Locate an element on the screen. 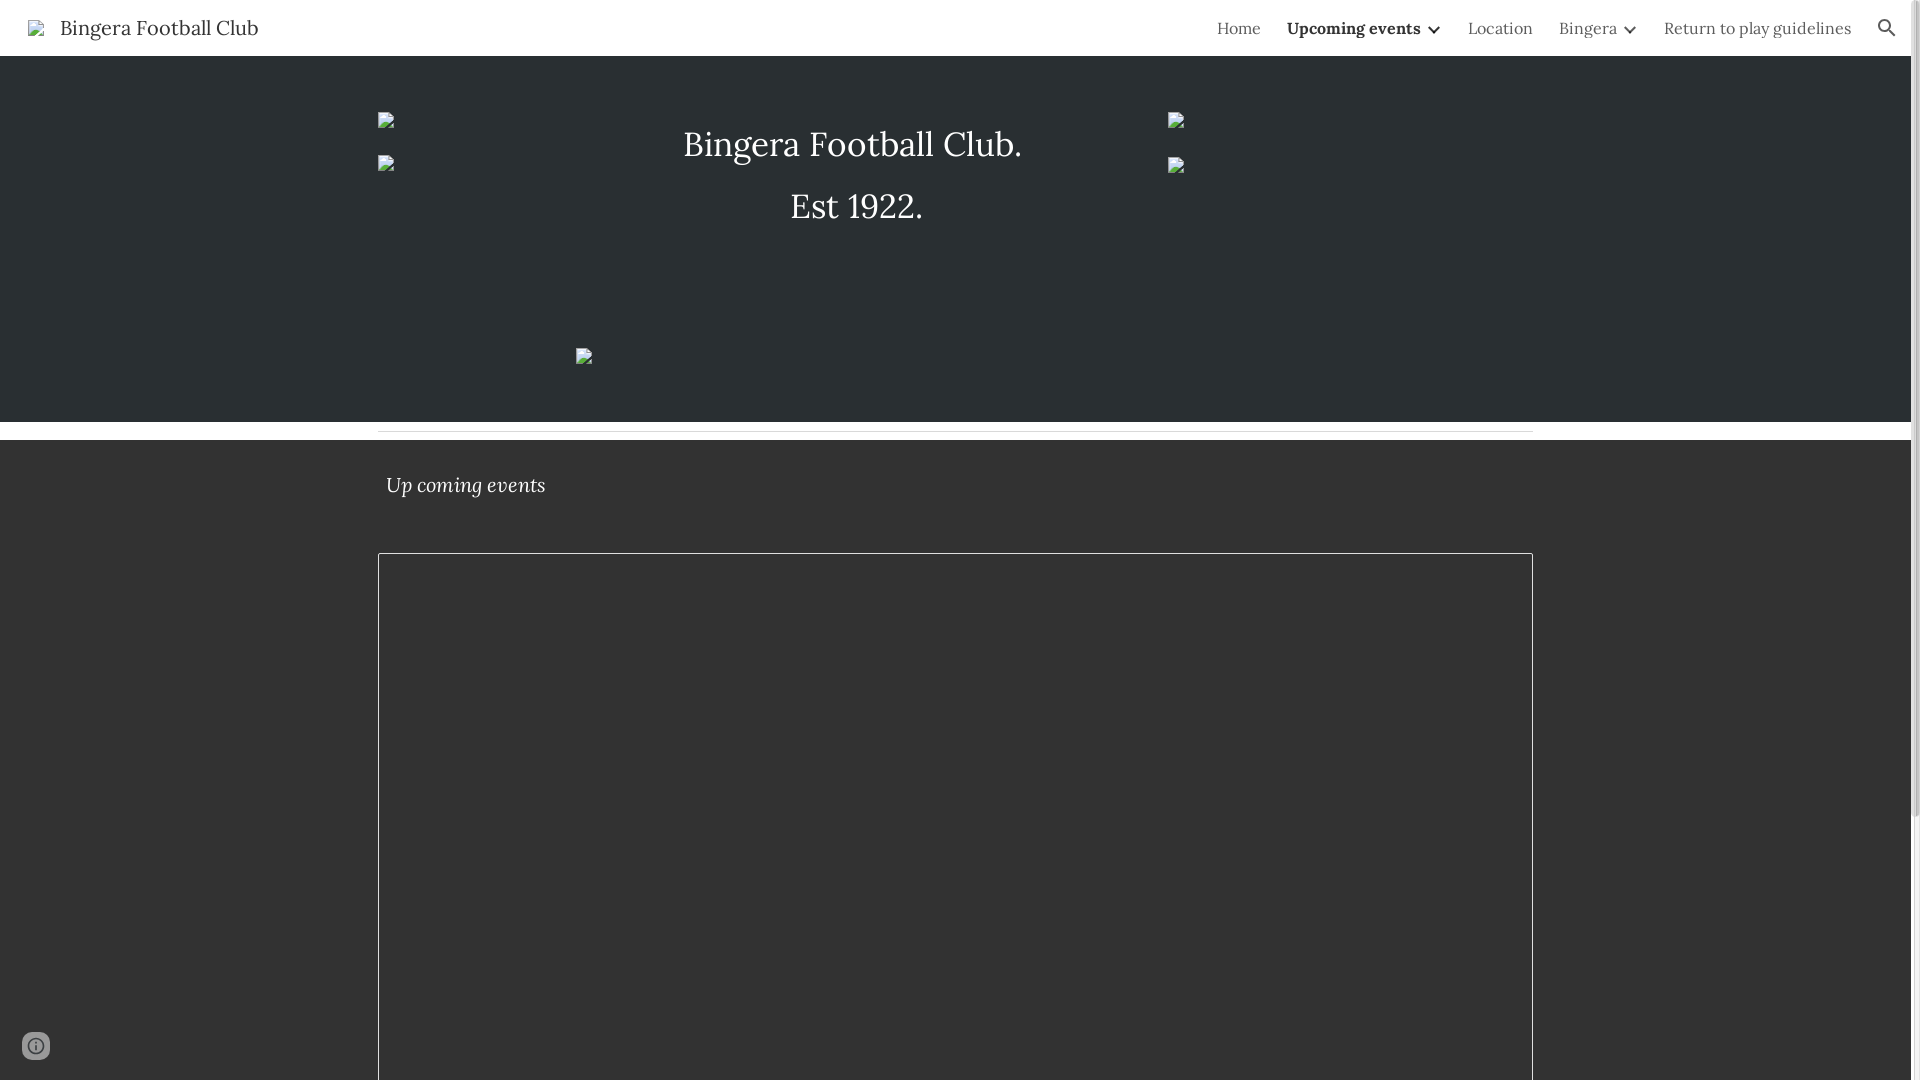 Image resolution: width=1920 pixels, height=1080 pixels. 'Return to play guidelines' is located at coordinates (1664, 27).